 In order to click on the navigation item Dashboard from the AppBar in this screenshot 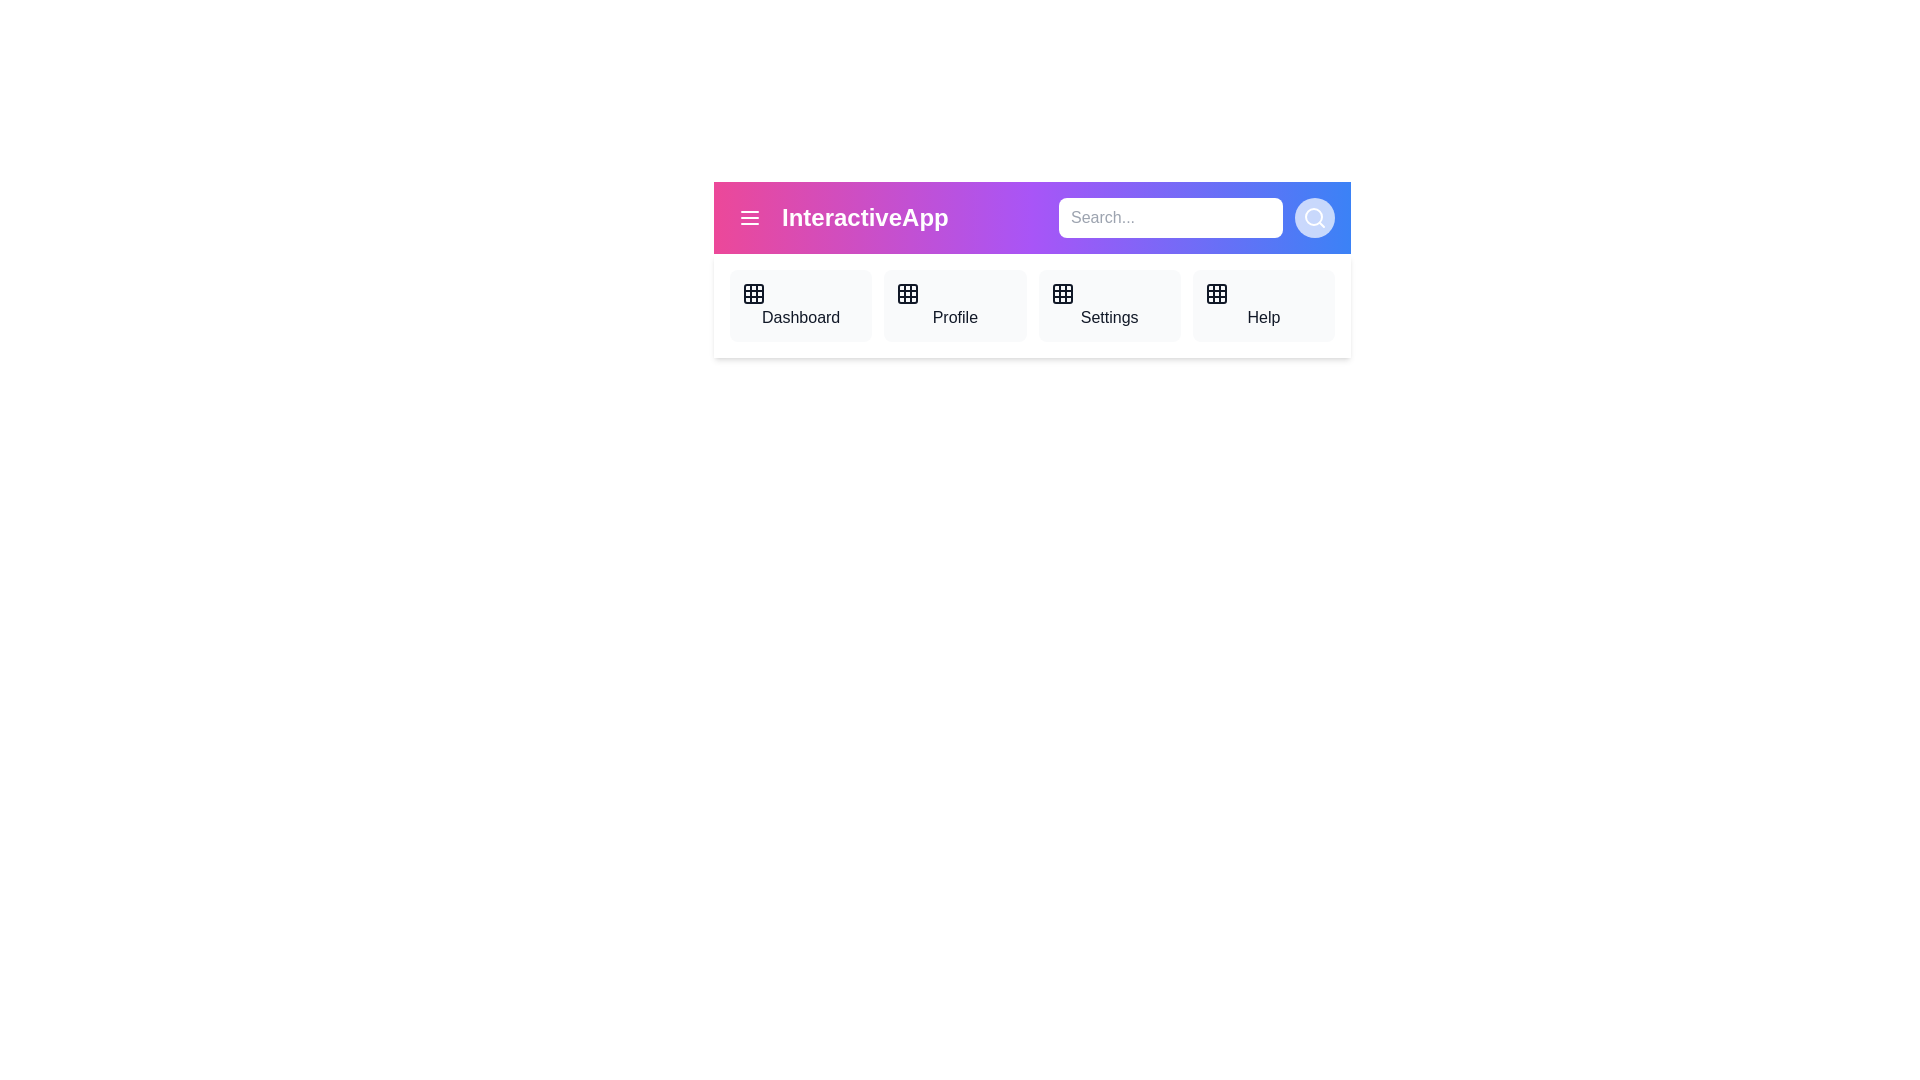, I will do `click(801, 305)`.